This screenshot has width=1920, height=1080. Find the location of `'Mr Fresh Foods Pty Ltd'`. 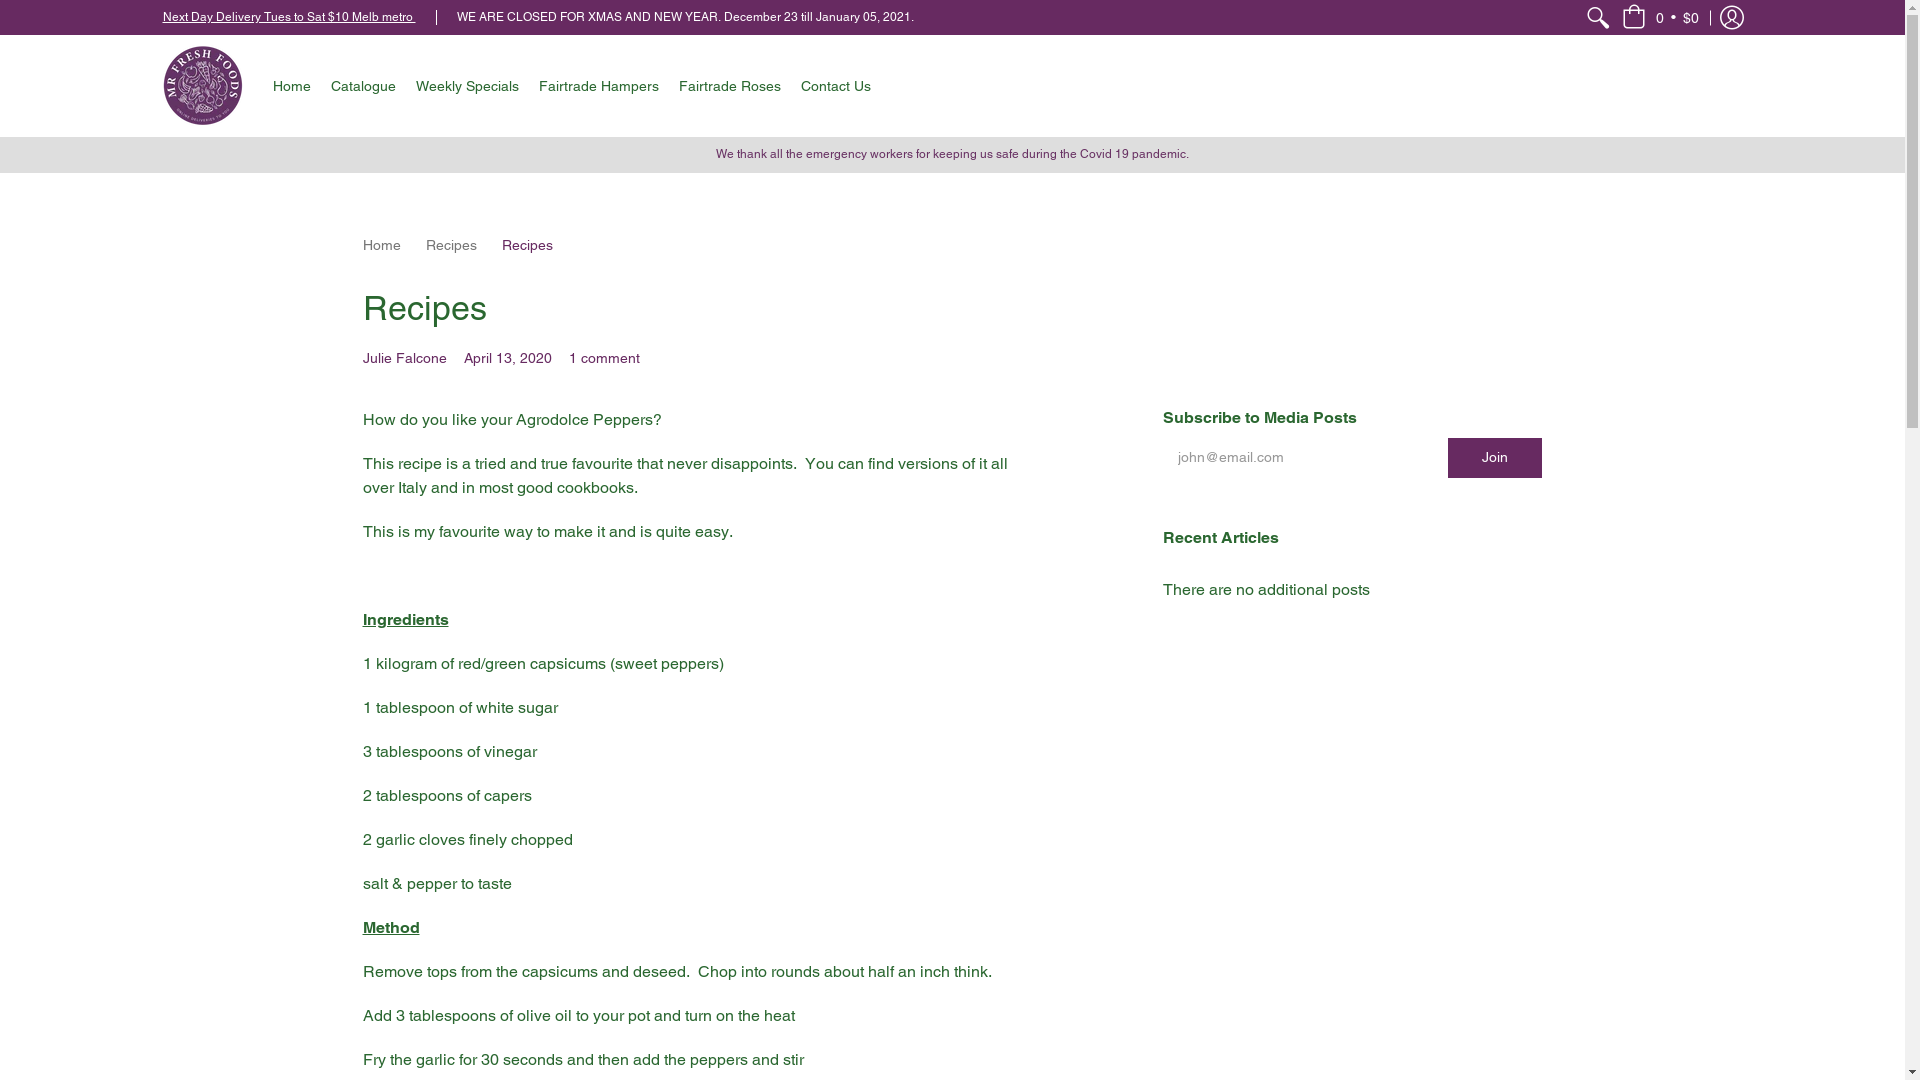

'Mr Fresh Foods Pty Ltd' is located at coordinates (201, 84).